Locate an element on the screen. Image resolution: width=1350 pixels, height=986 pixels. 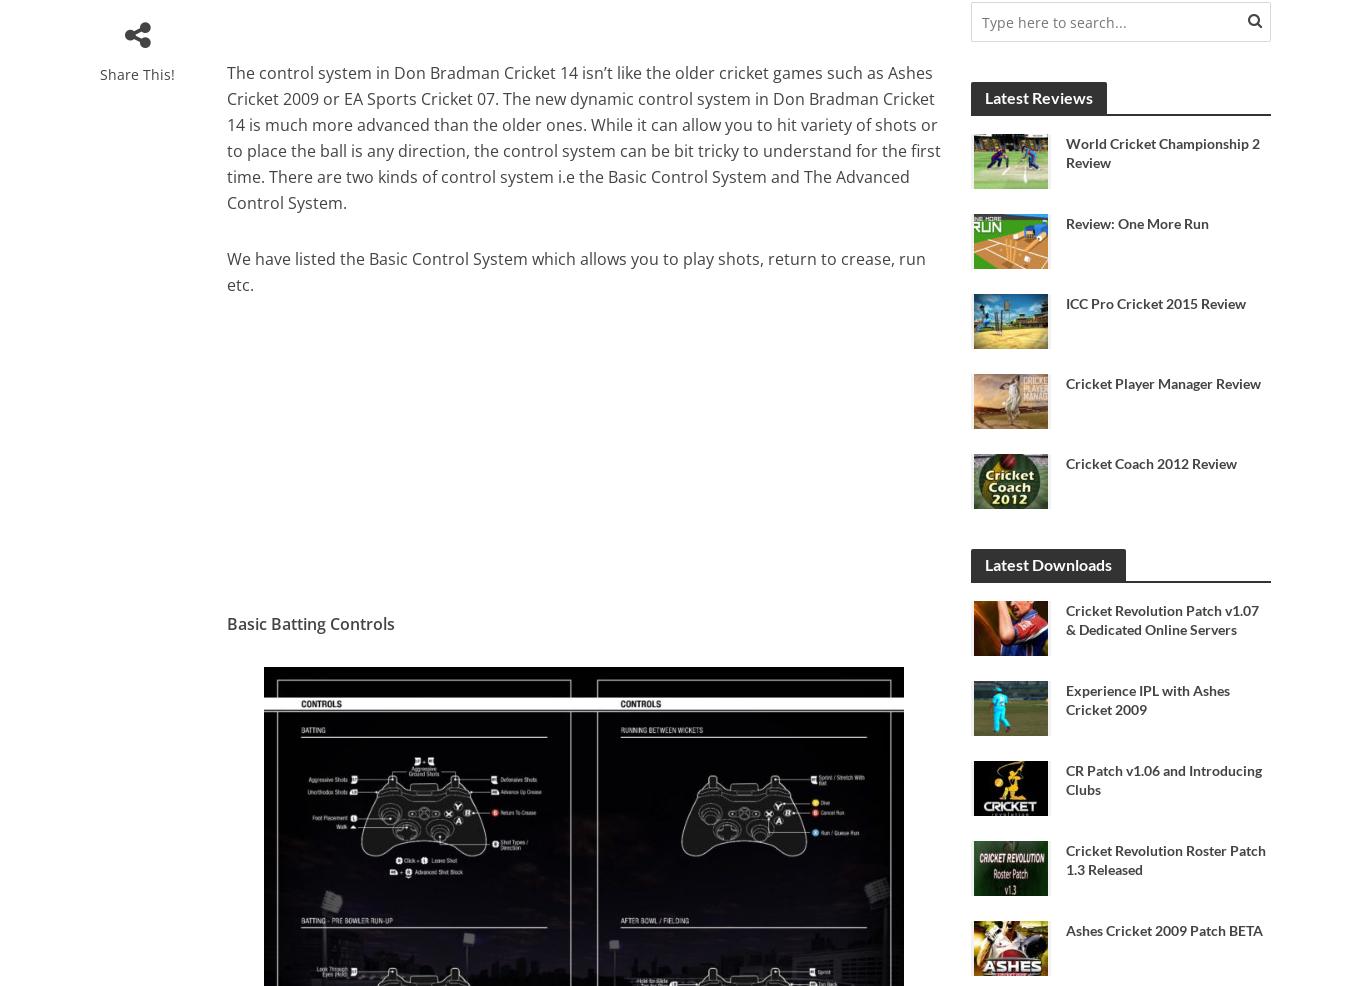
'The control system in Don Bradman Cricket 14 isn’t like the older cricket games such as Ashes Cricket 2009 or EA Sports Cricket 07. The new dynamic control system in Don Bradman Cricket 14 is much more advanced than the older ones. While it can allow you to hit variety of shots or to place the ball is any direction, the control system can be bit tricky to understand for the first time. There are two kinds of control system i.e the Basic Control System and The Advanced Control System.' is located at coordinates (225, 138).